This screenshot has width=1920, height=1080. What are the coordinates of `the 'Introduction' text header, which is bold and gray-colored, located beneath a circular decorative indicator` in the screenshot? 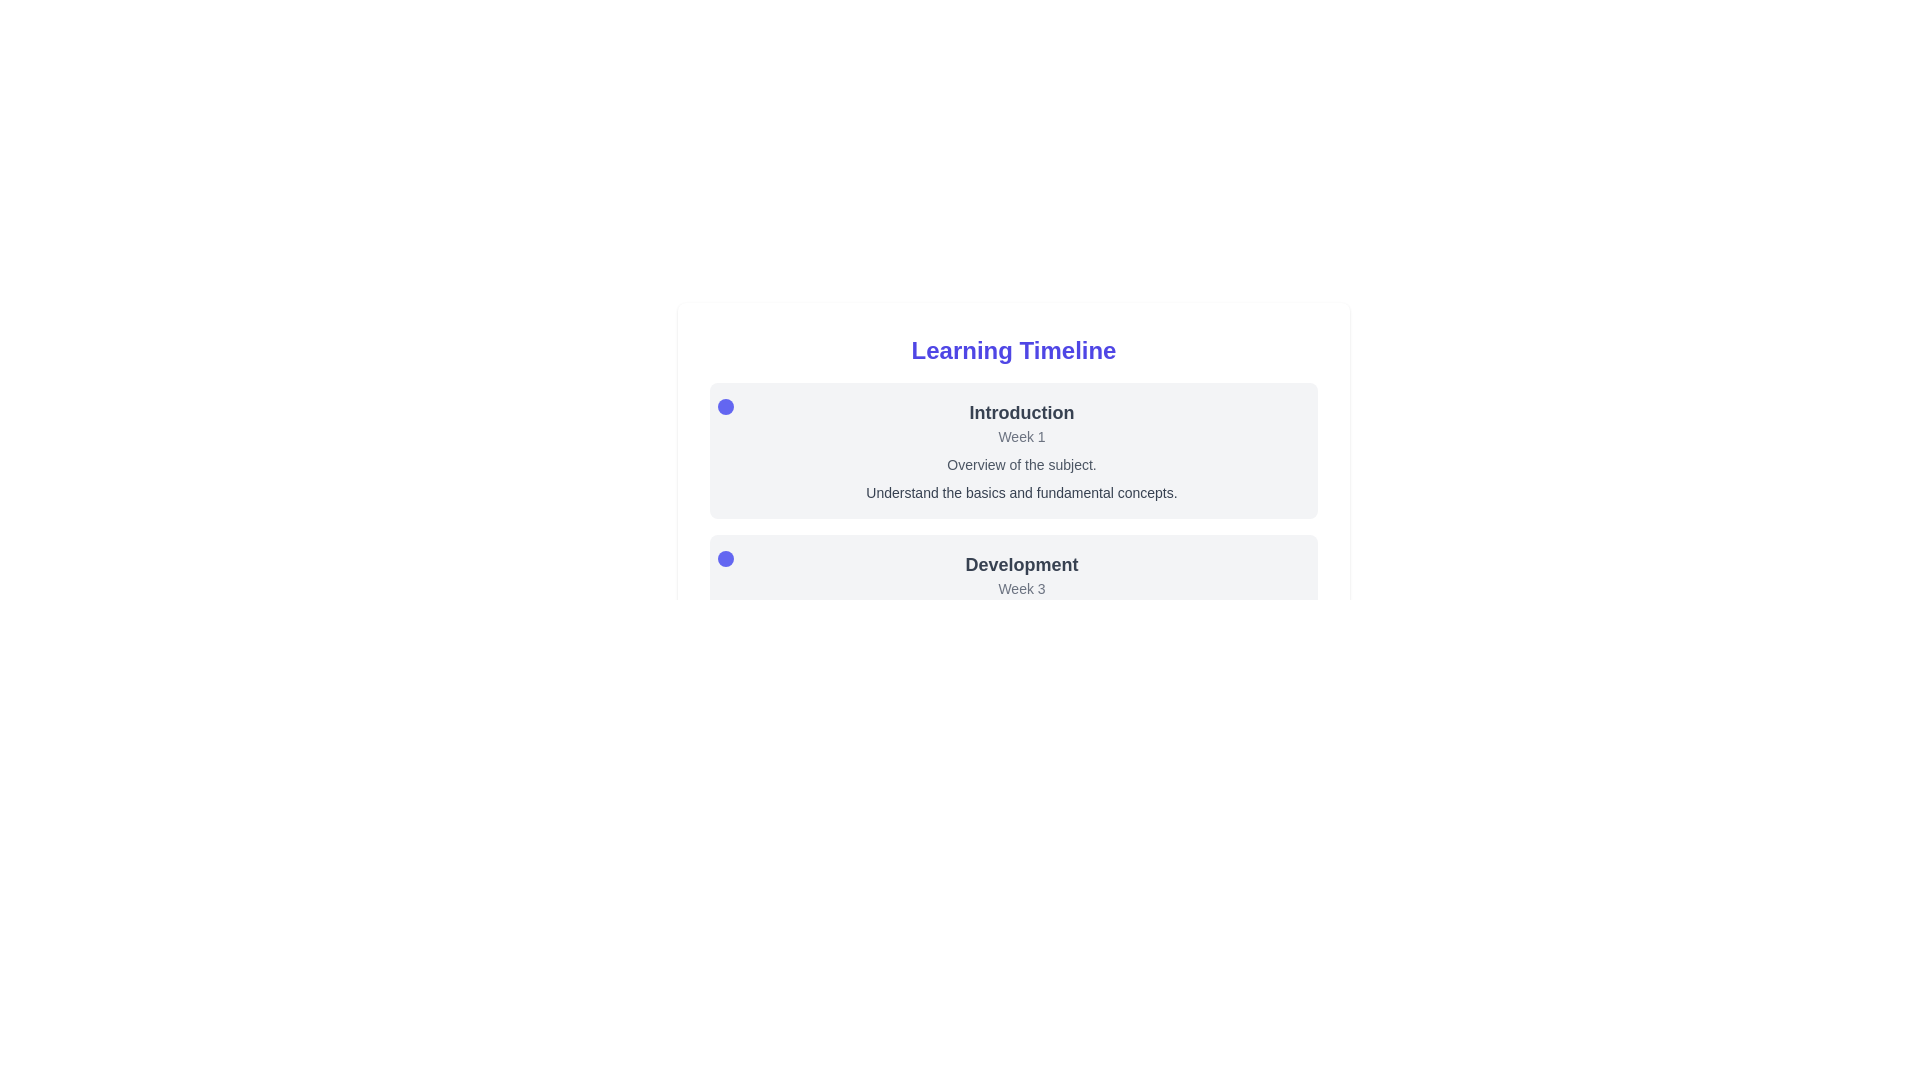 It's located at (1022, 411).